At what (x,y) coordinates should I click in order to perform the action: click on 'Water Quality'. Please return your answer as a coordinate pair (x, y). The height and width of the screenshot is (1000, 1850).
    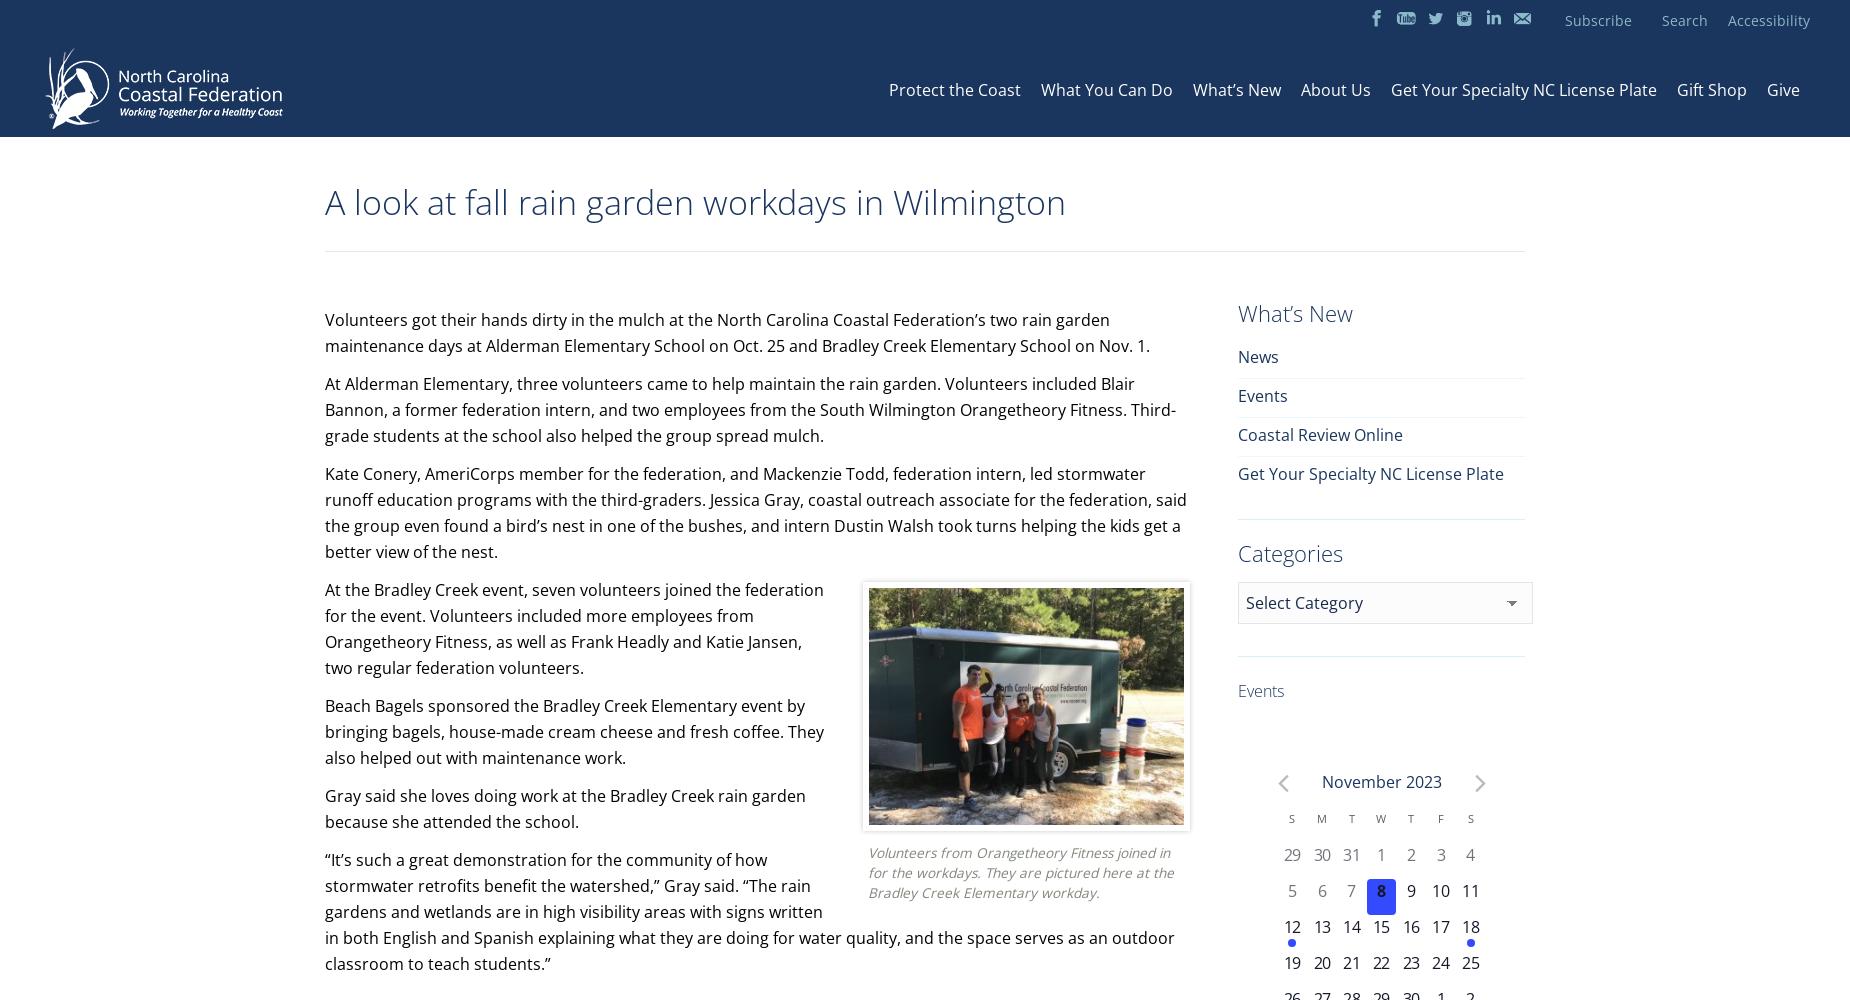
    Looking at the image, I should click on (1186, 128).